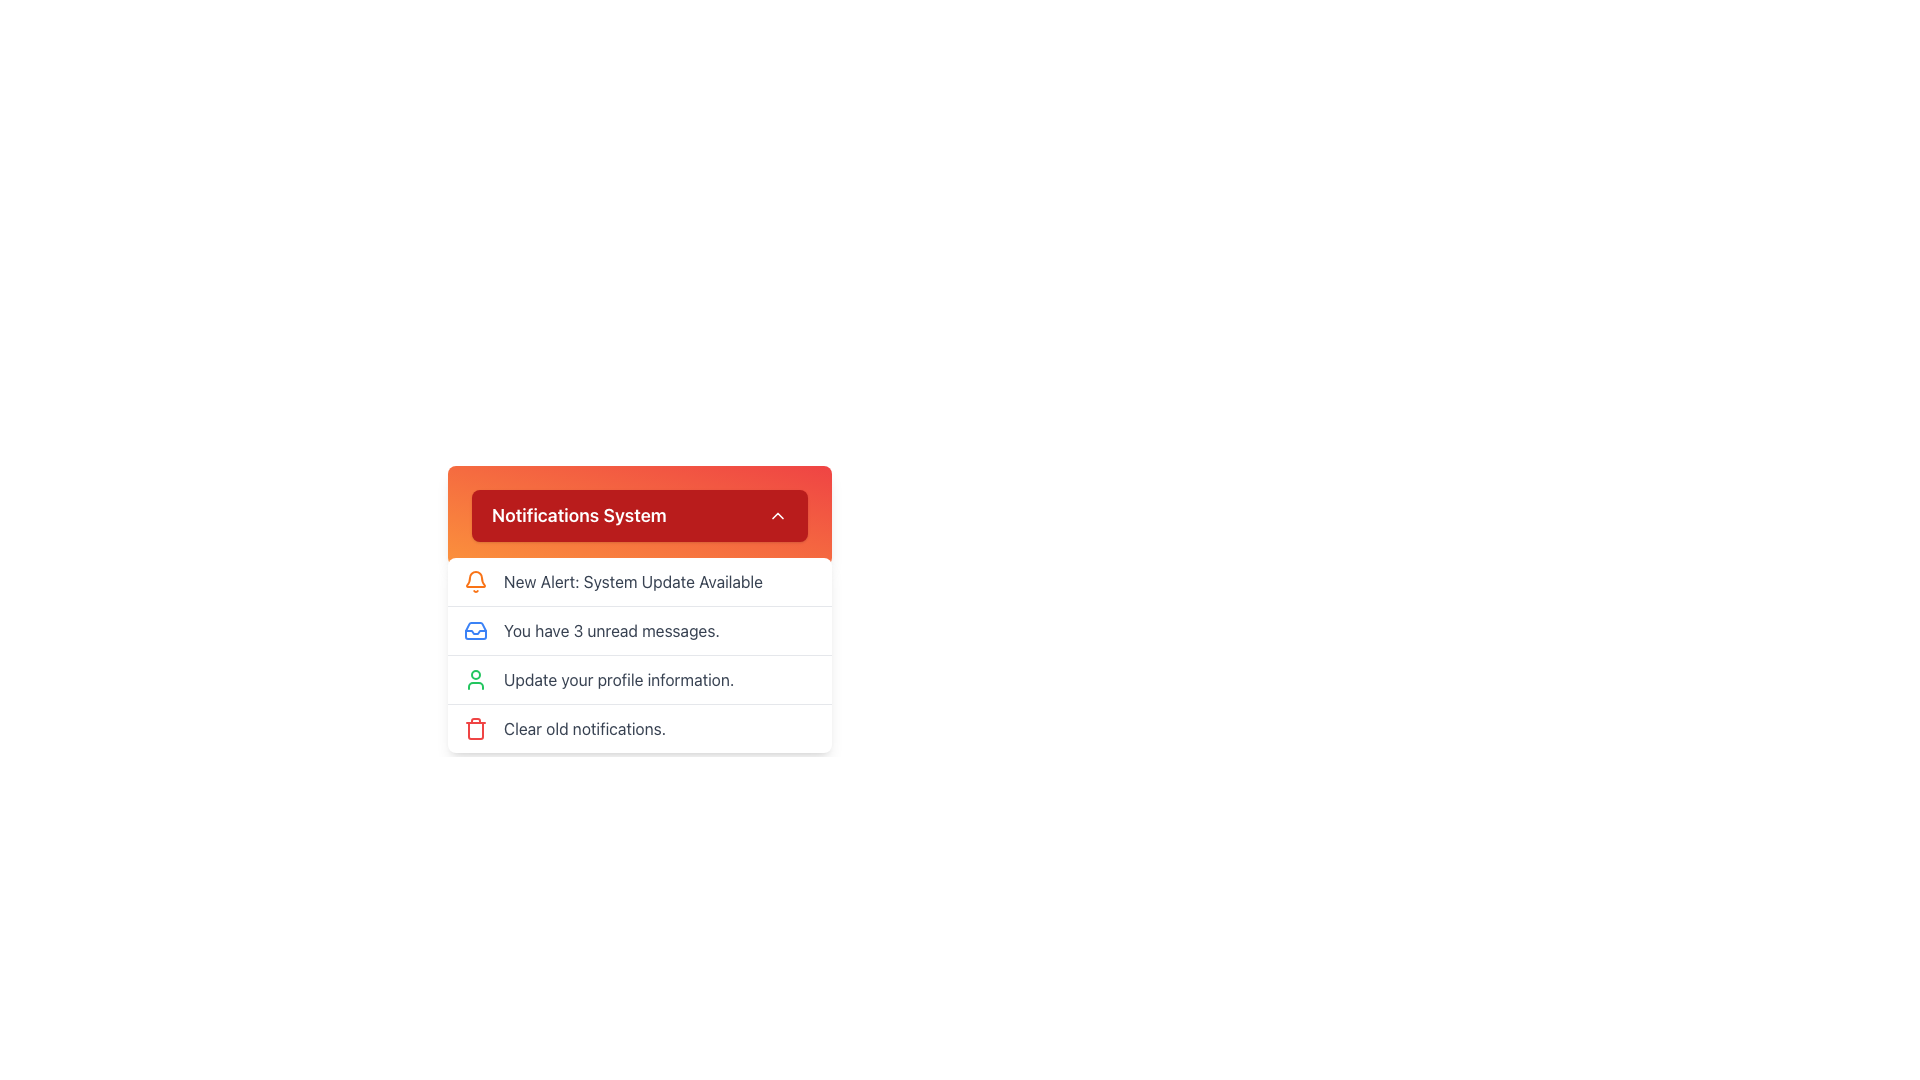  What do you see at coordinates (474, 631) in the screenshot?
I see `the notification icon that indicates new or unread messages, located to the left of the text 'You have 3 unread messages.'` at bounding box center [474, 631].